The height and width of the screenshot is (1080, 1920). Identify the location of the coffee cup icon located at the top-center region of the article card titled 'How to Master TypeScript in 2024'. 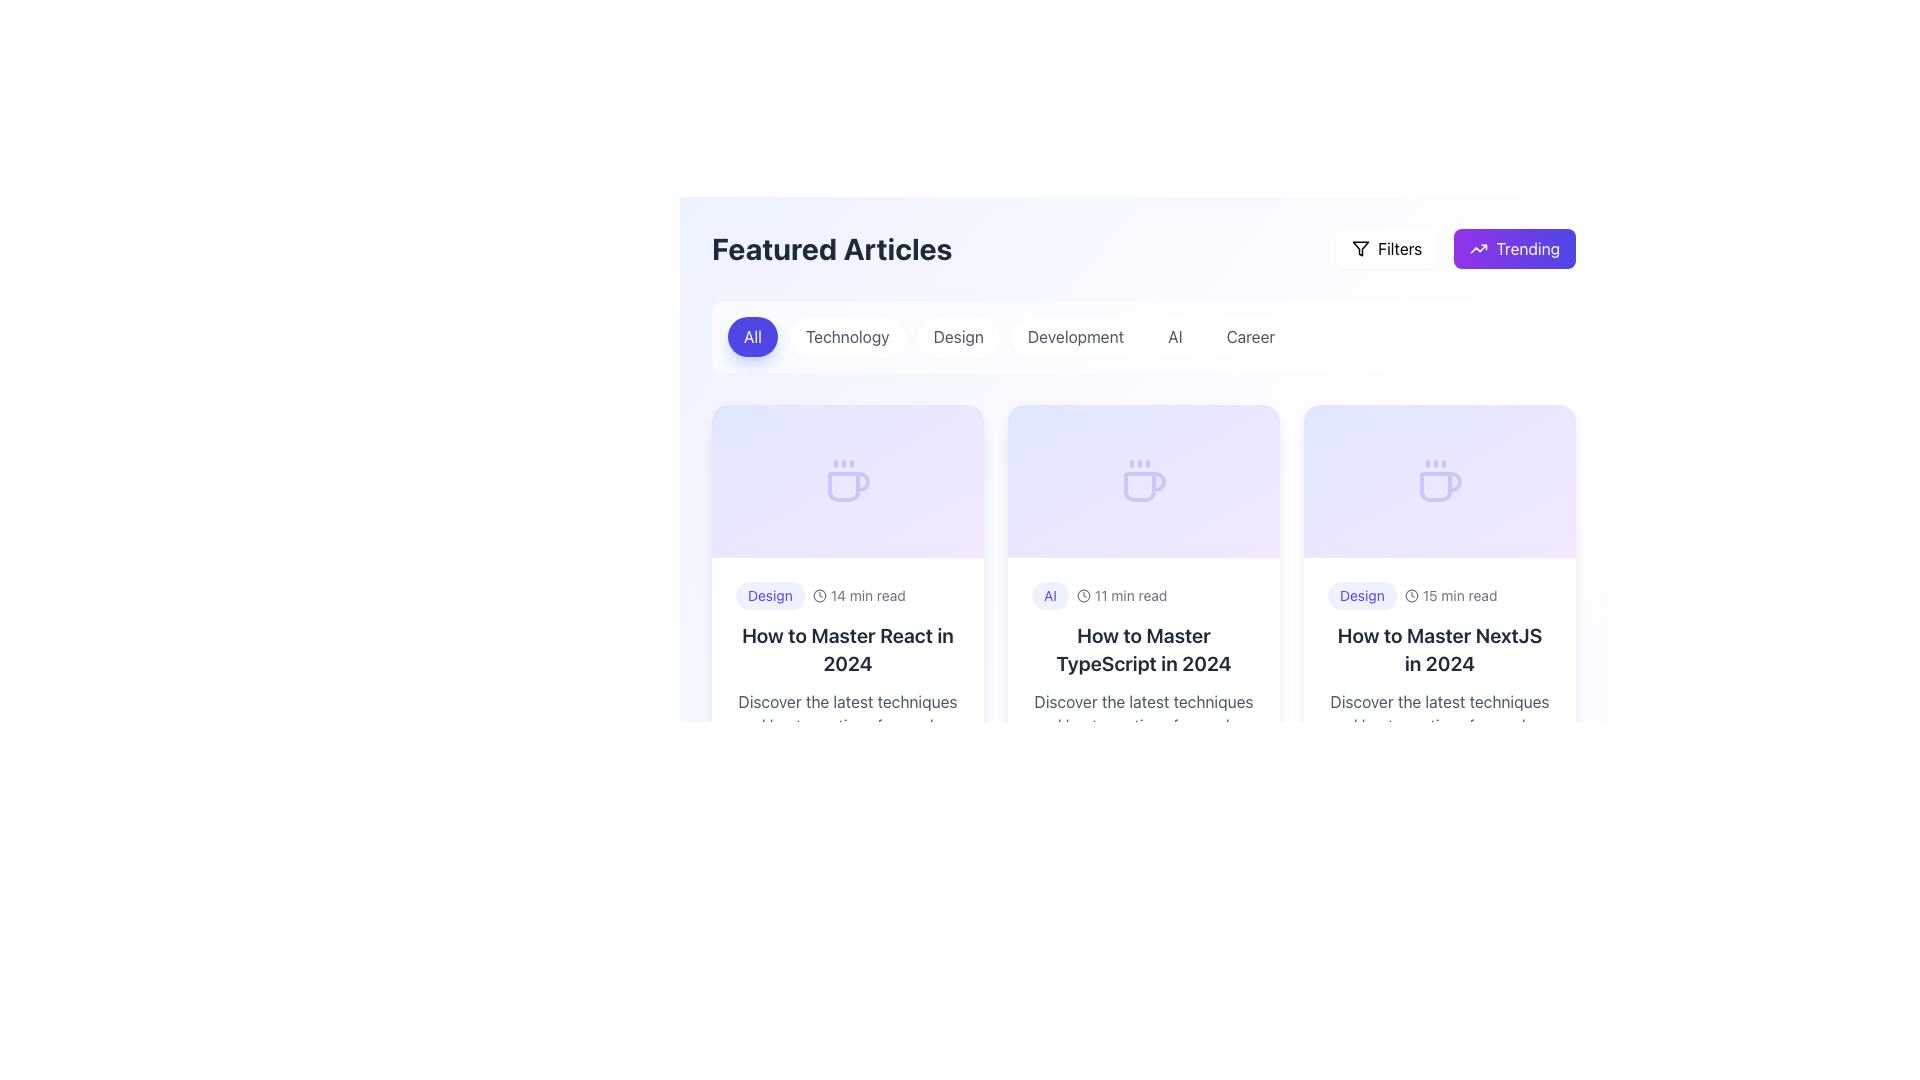
(1145, 486).